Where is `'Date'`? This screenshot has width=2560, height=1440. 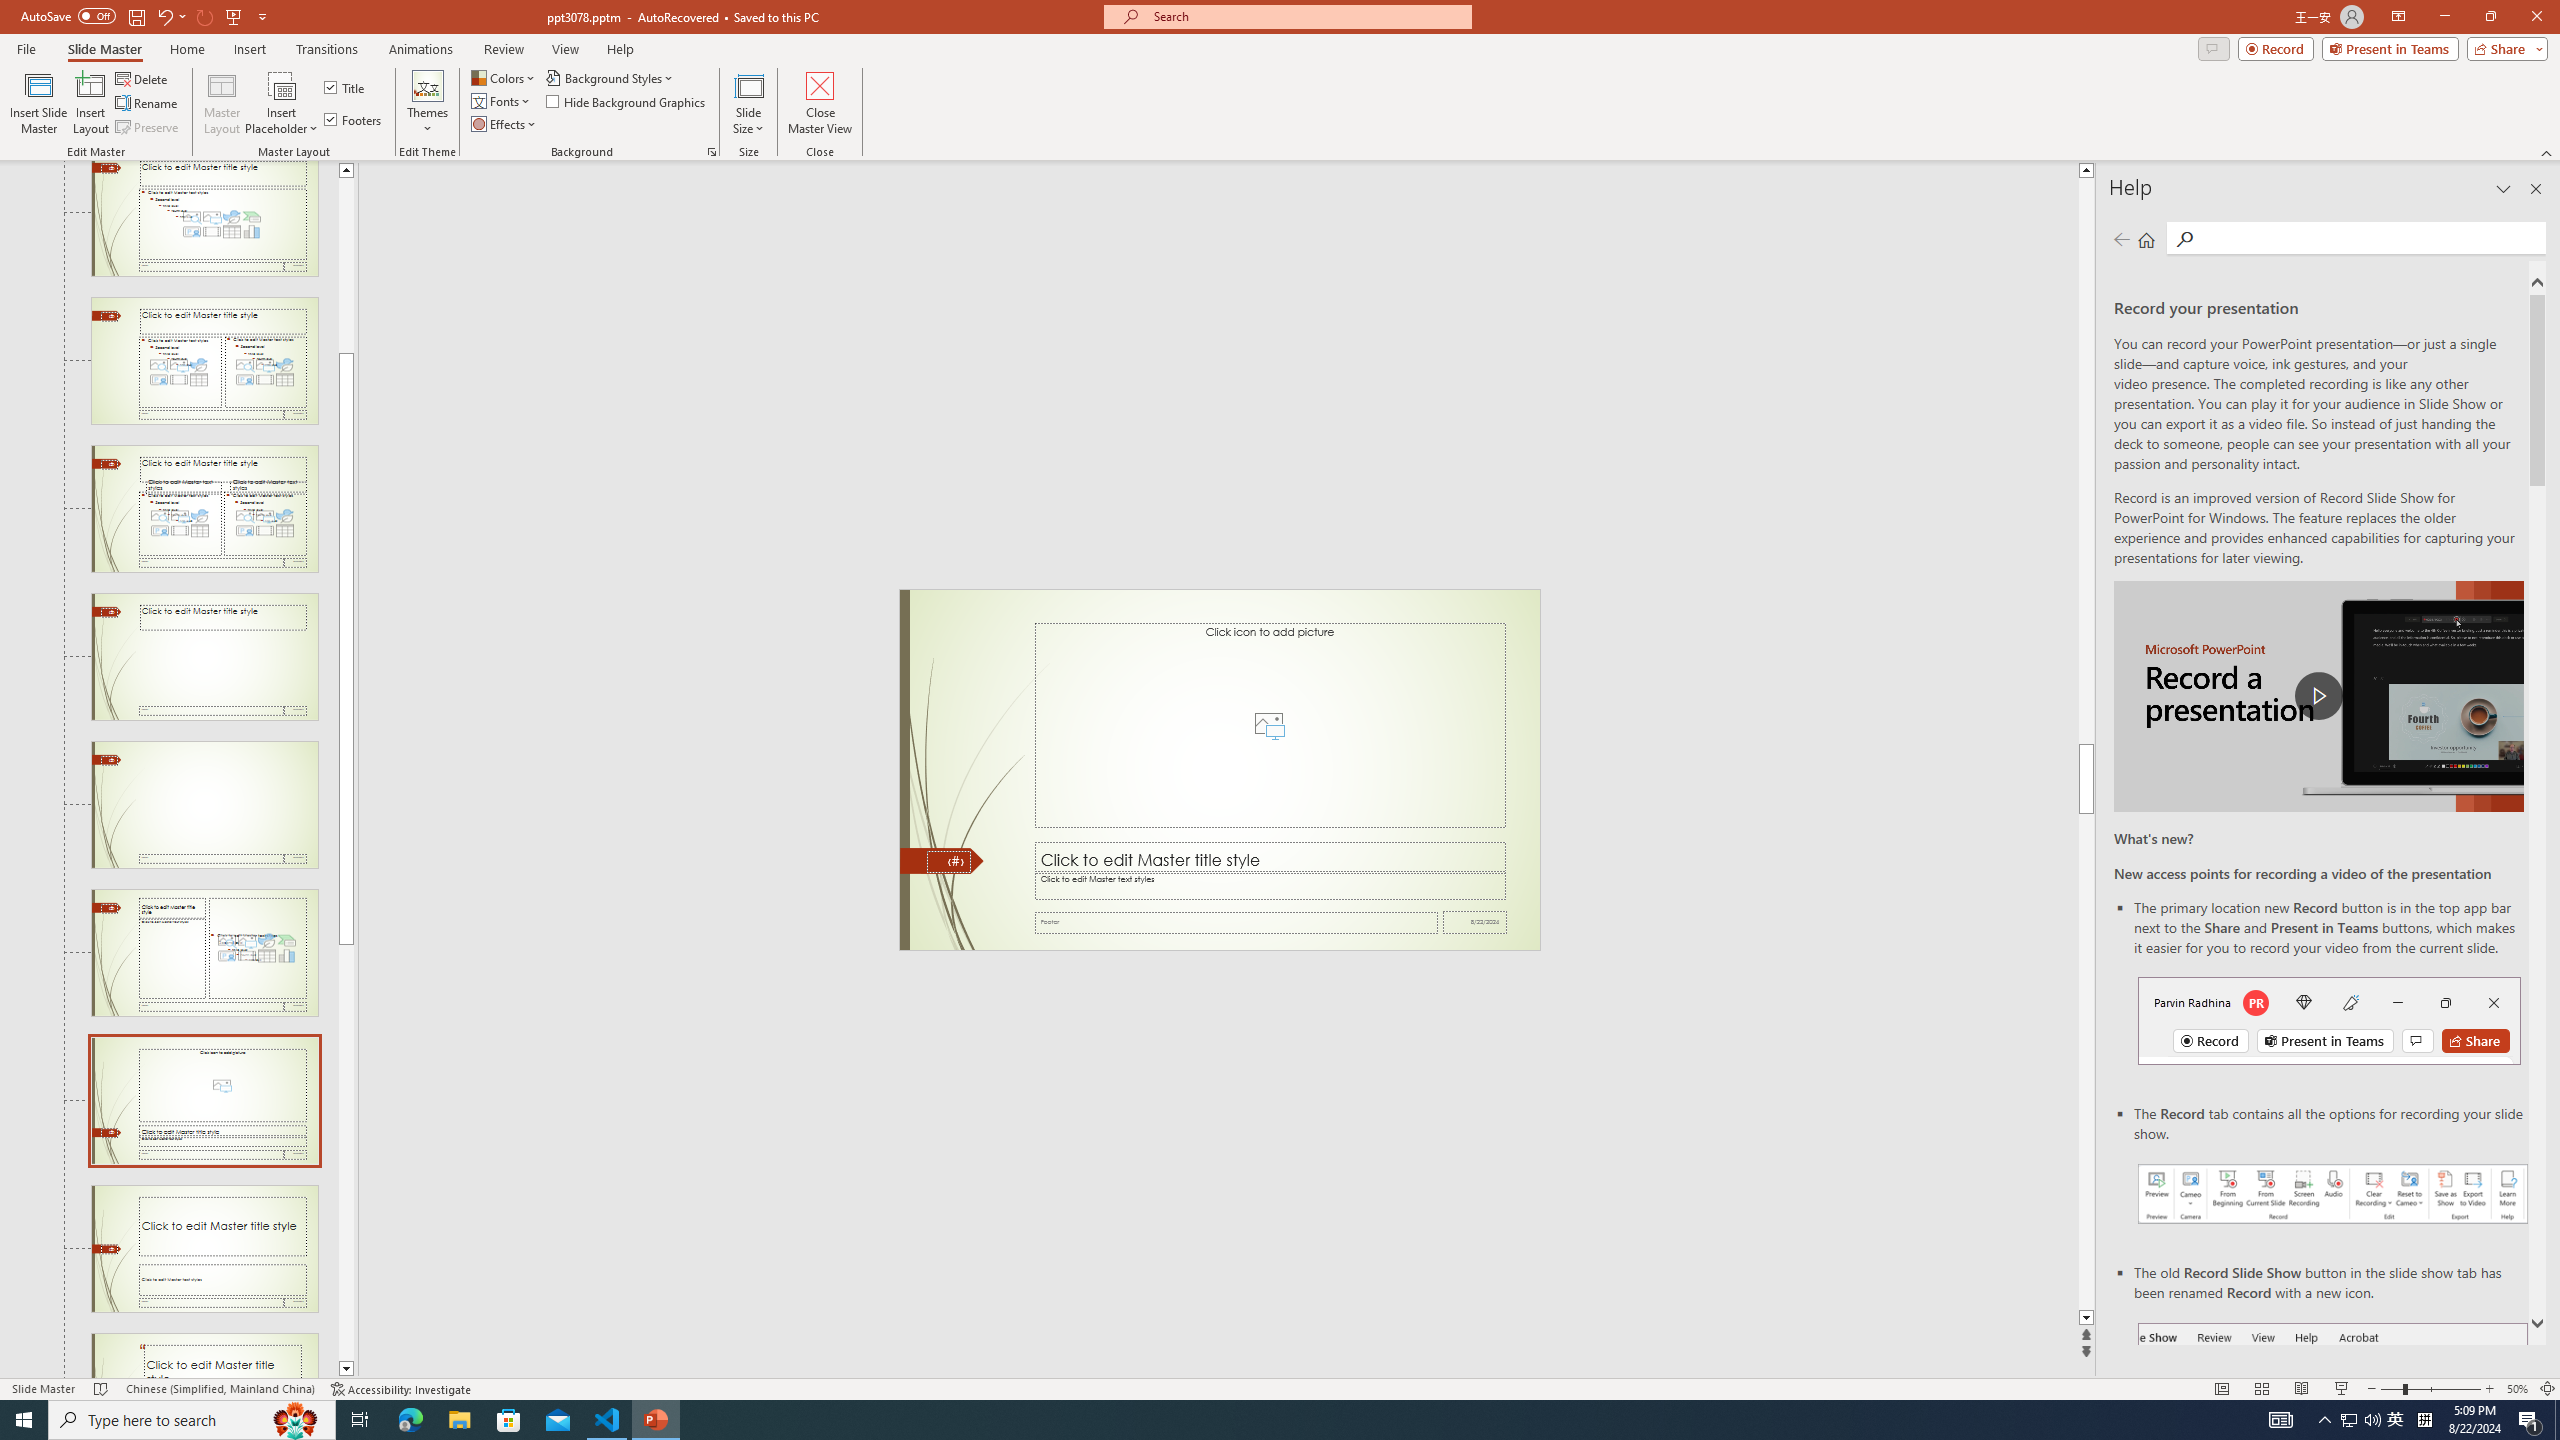 'Date' is located at coordinates (1475, 922).